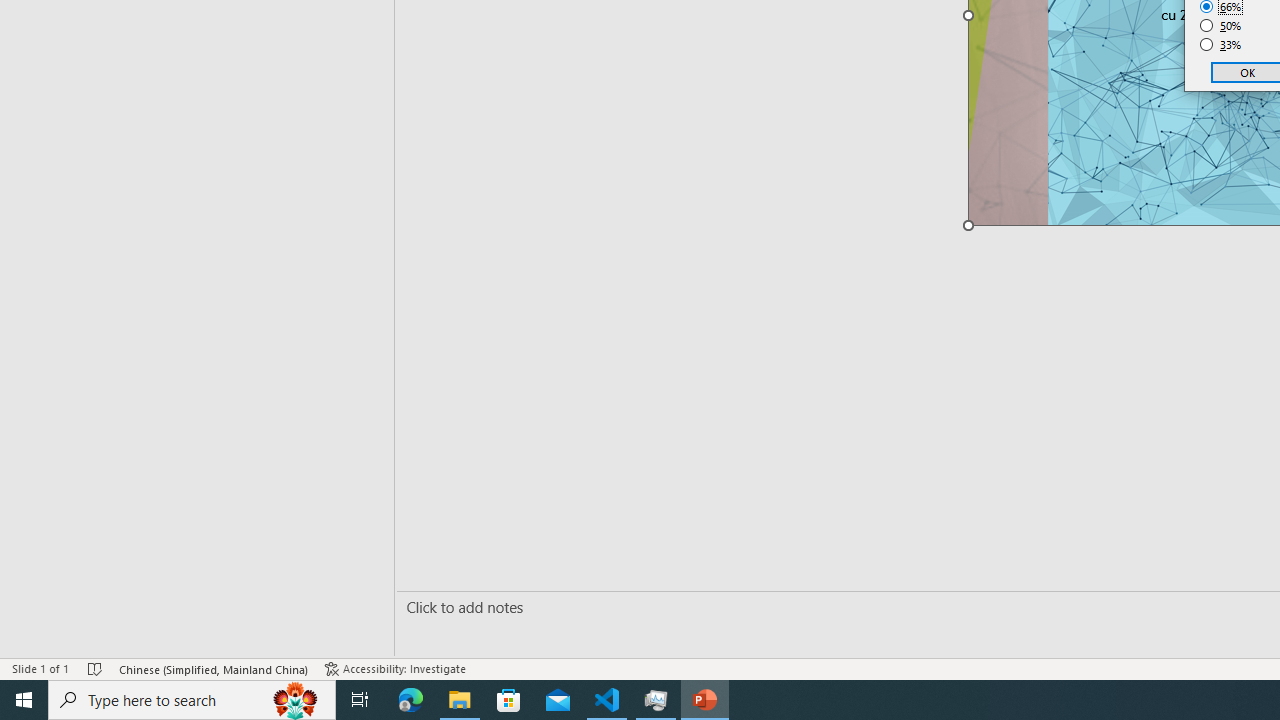 The image size is (1280, 720). What do you see at coordinates (1220, 45) in the screenshot?
I see `'33%'` at bounding box center [1220, 45].